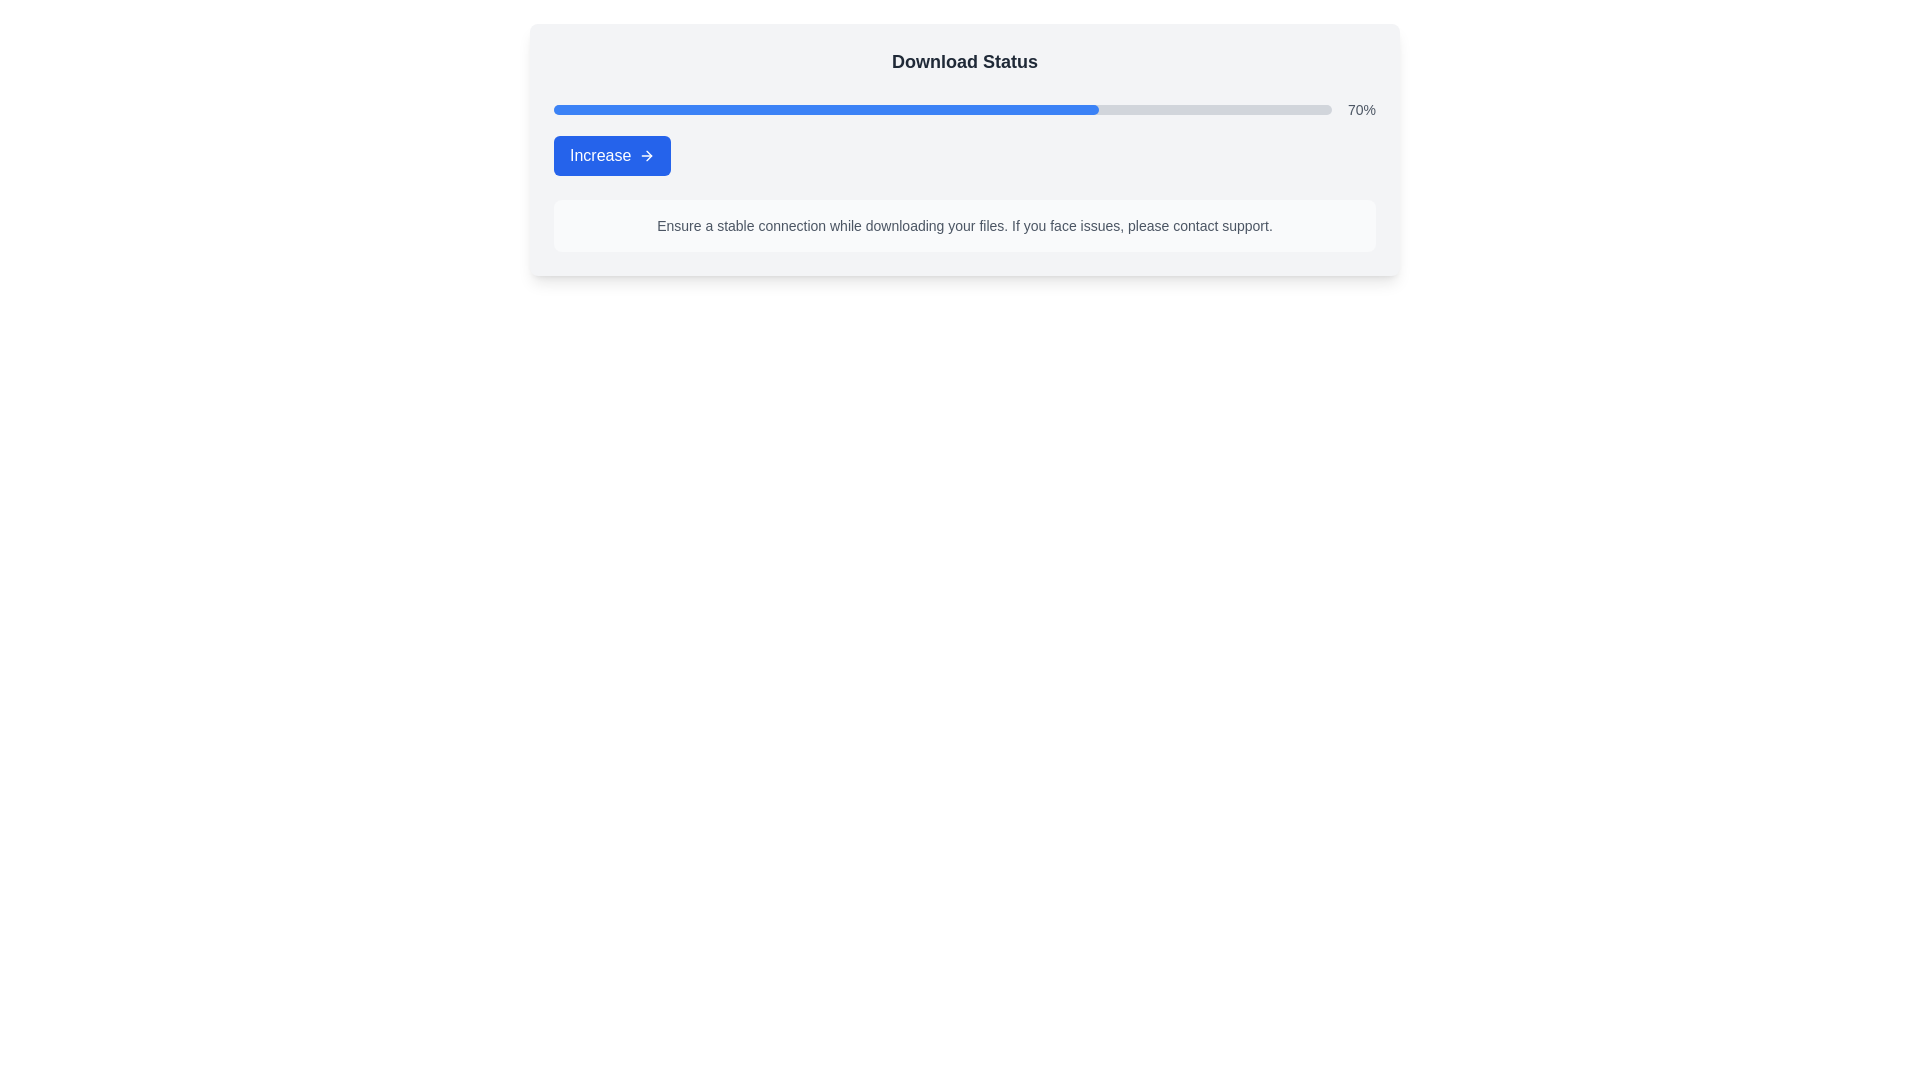  I want to click on the blue-filled progress bar segment located centrally below the 'Download Status' text label, so click(826, 110).